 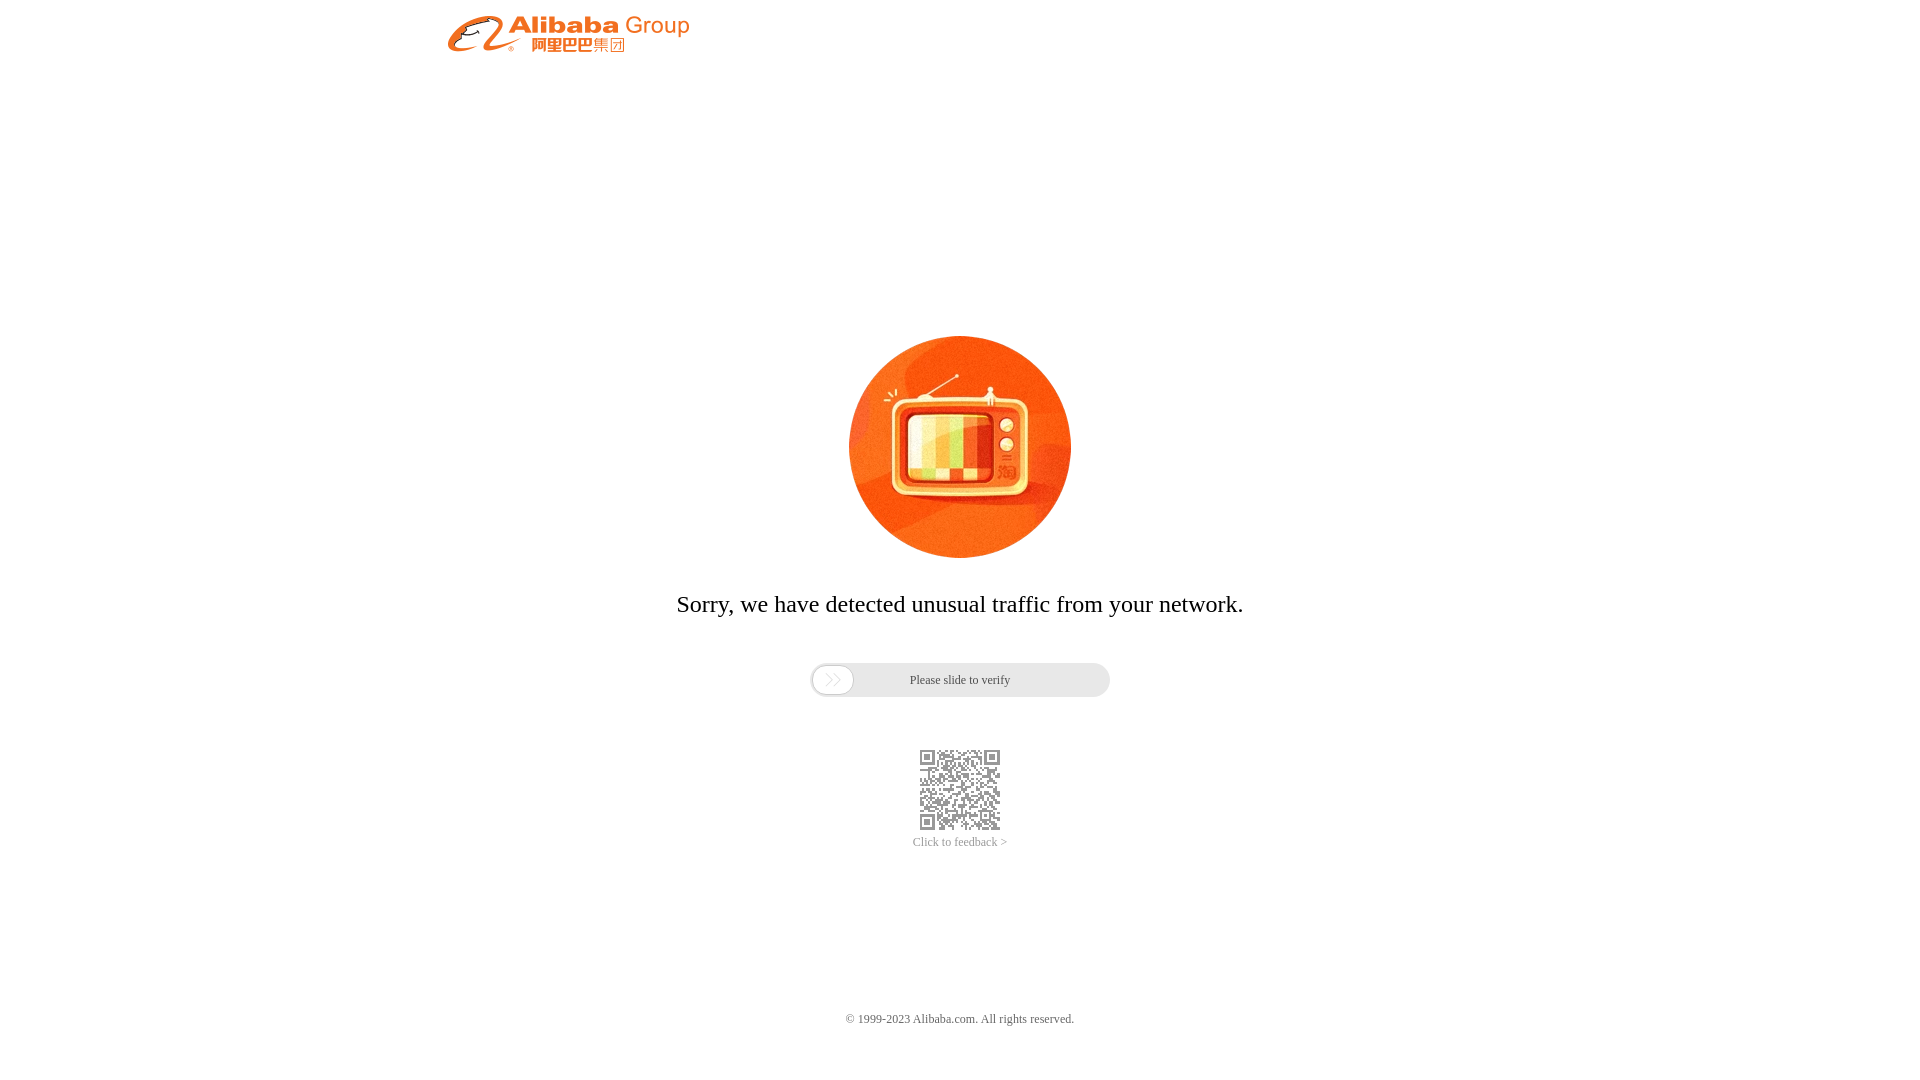 I want to click on 'Click to feedback >', so click(x=960, y=842).